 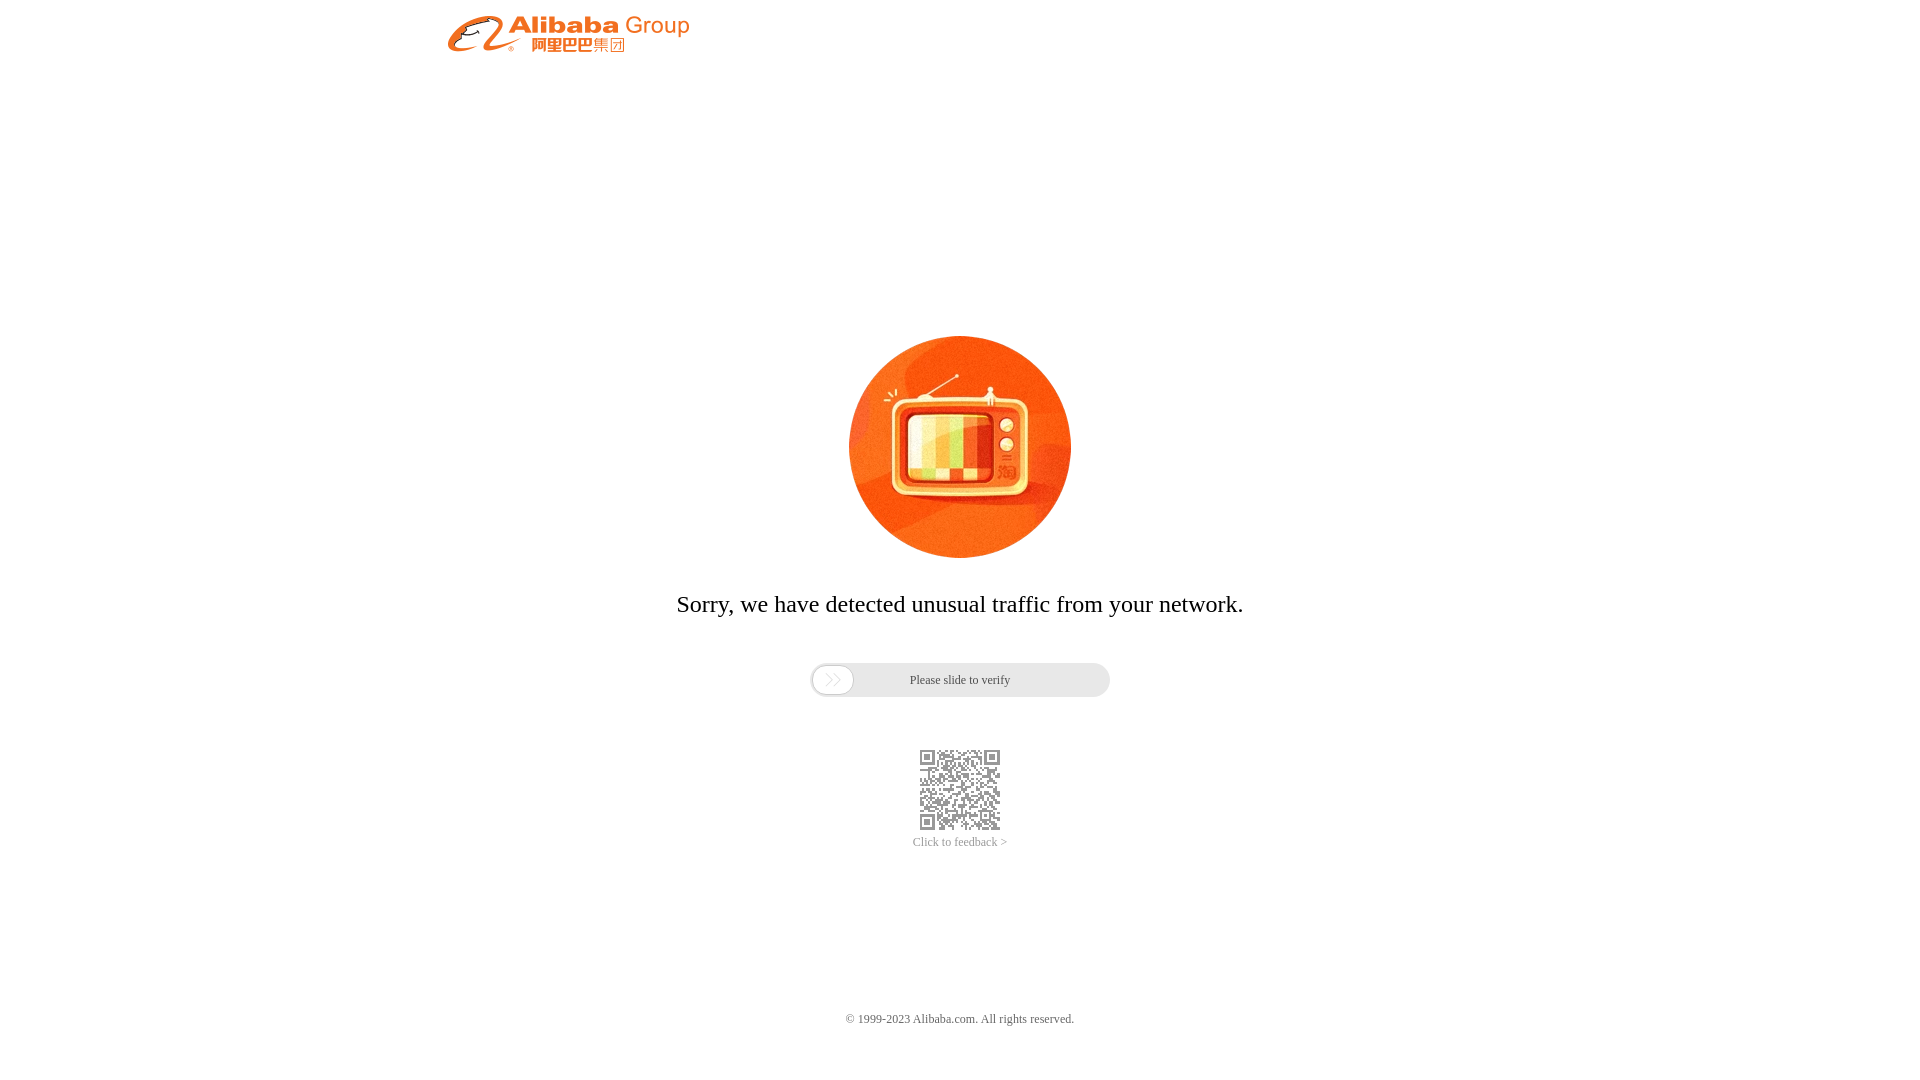 I want to click on 'Click to feedback >', so click(x=960, y=842).